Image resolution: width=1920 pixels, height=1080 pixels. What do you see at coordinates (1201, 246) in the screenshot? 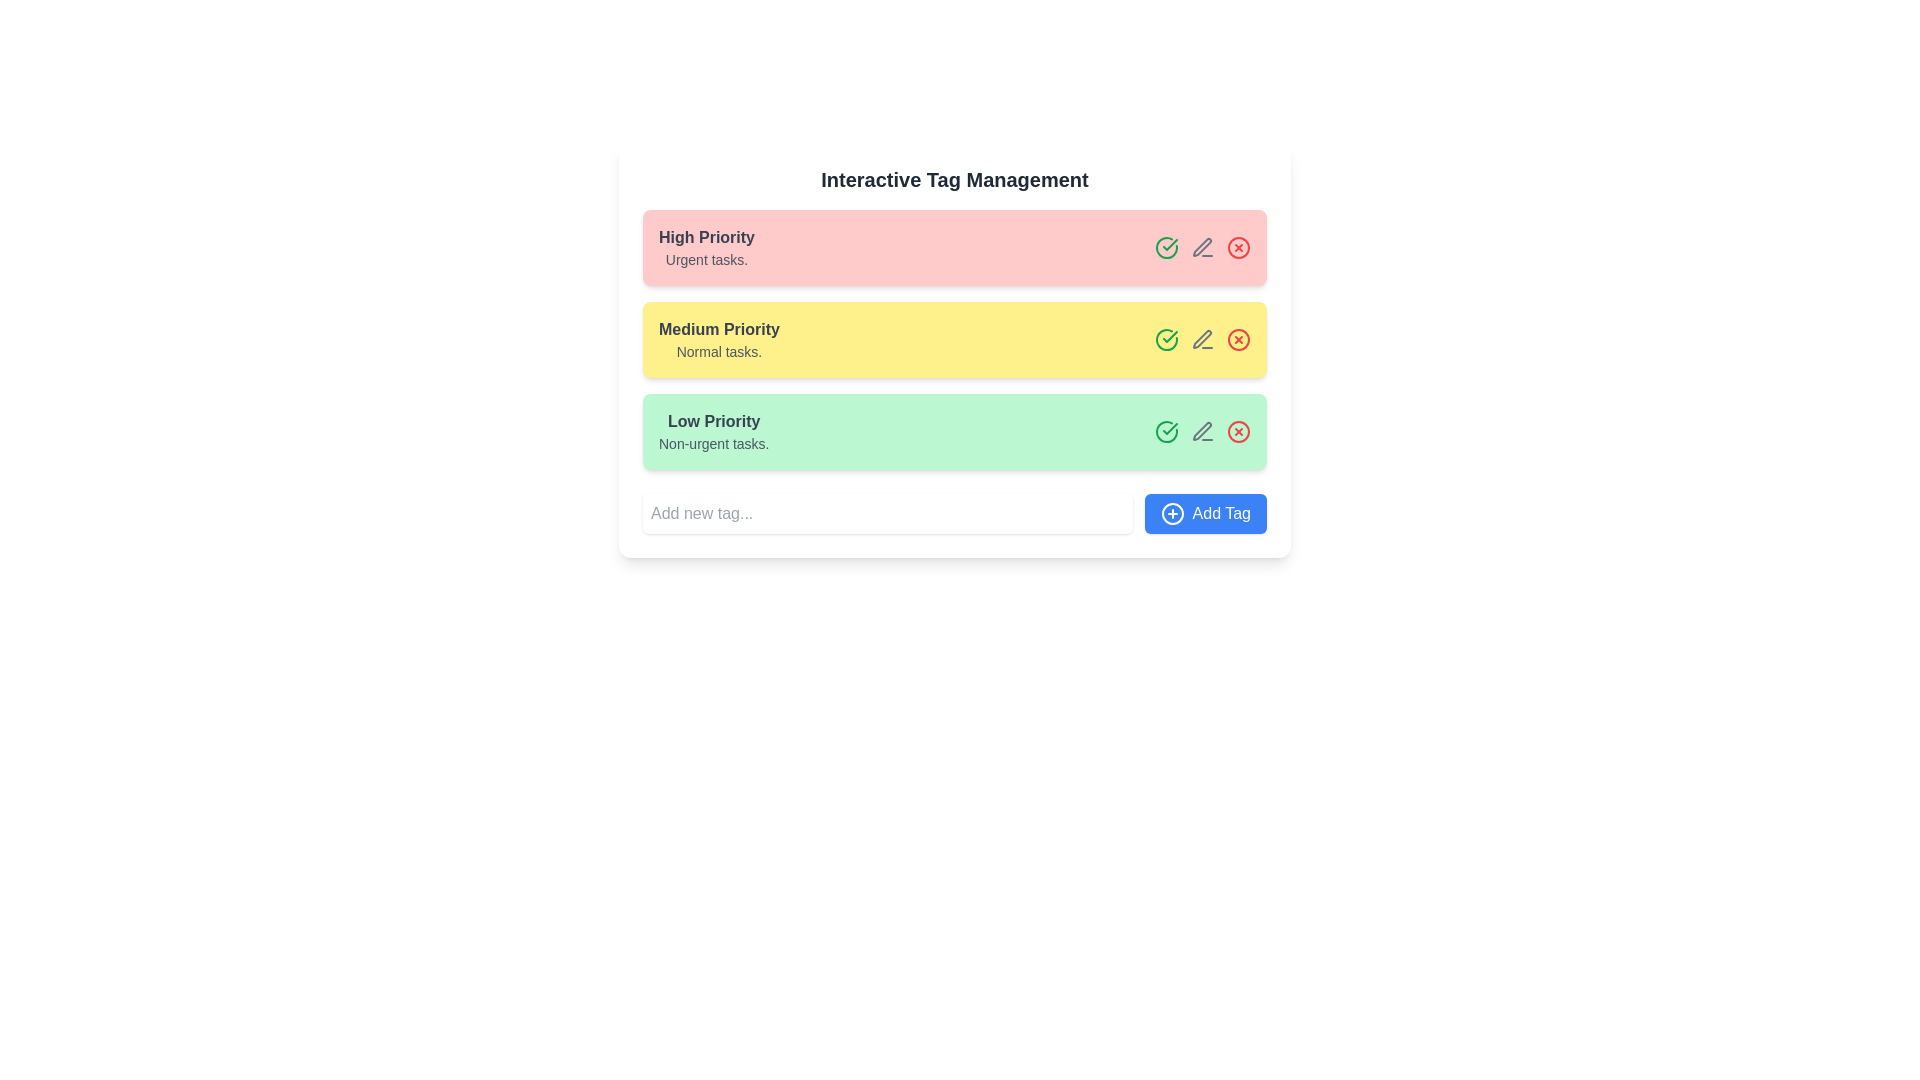
I see `the pen icon located in the bottom row next to the green checkmark icon and before the red 'x' icon` at bounding box center [1201, 246].